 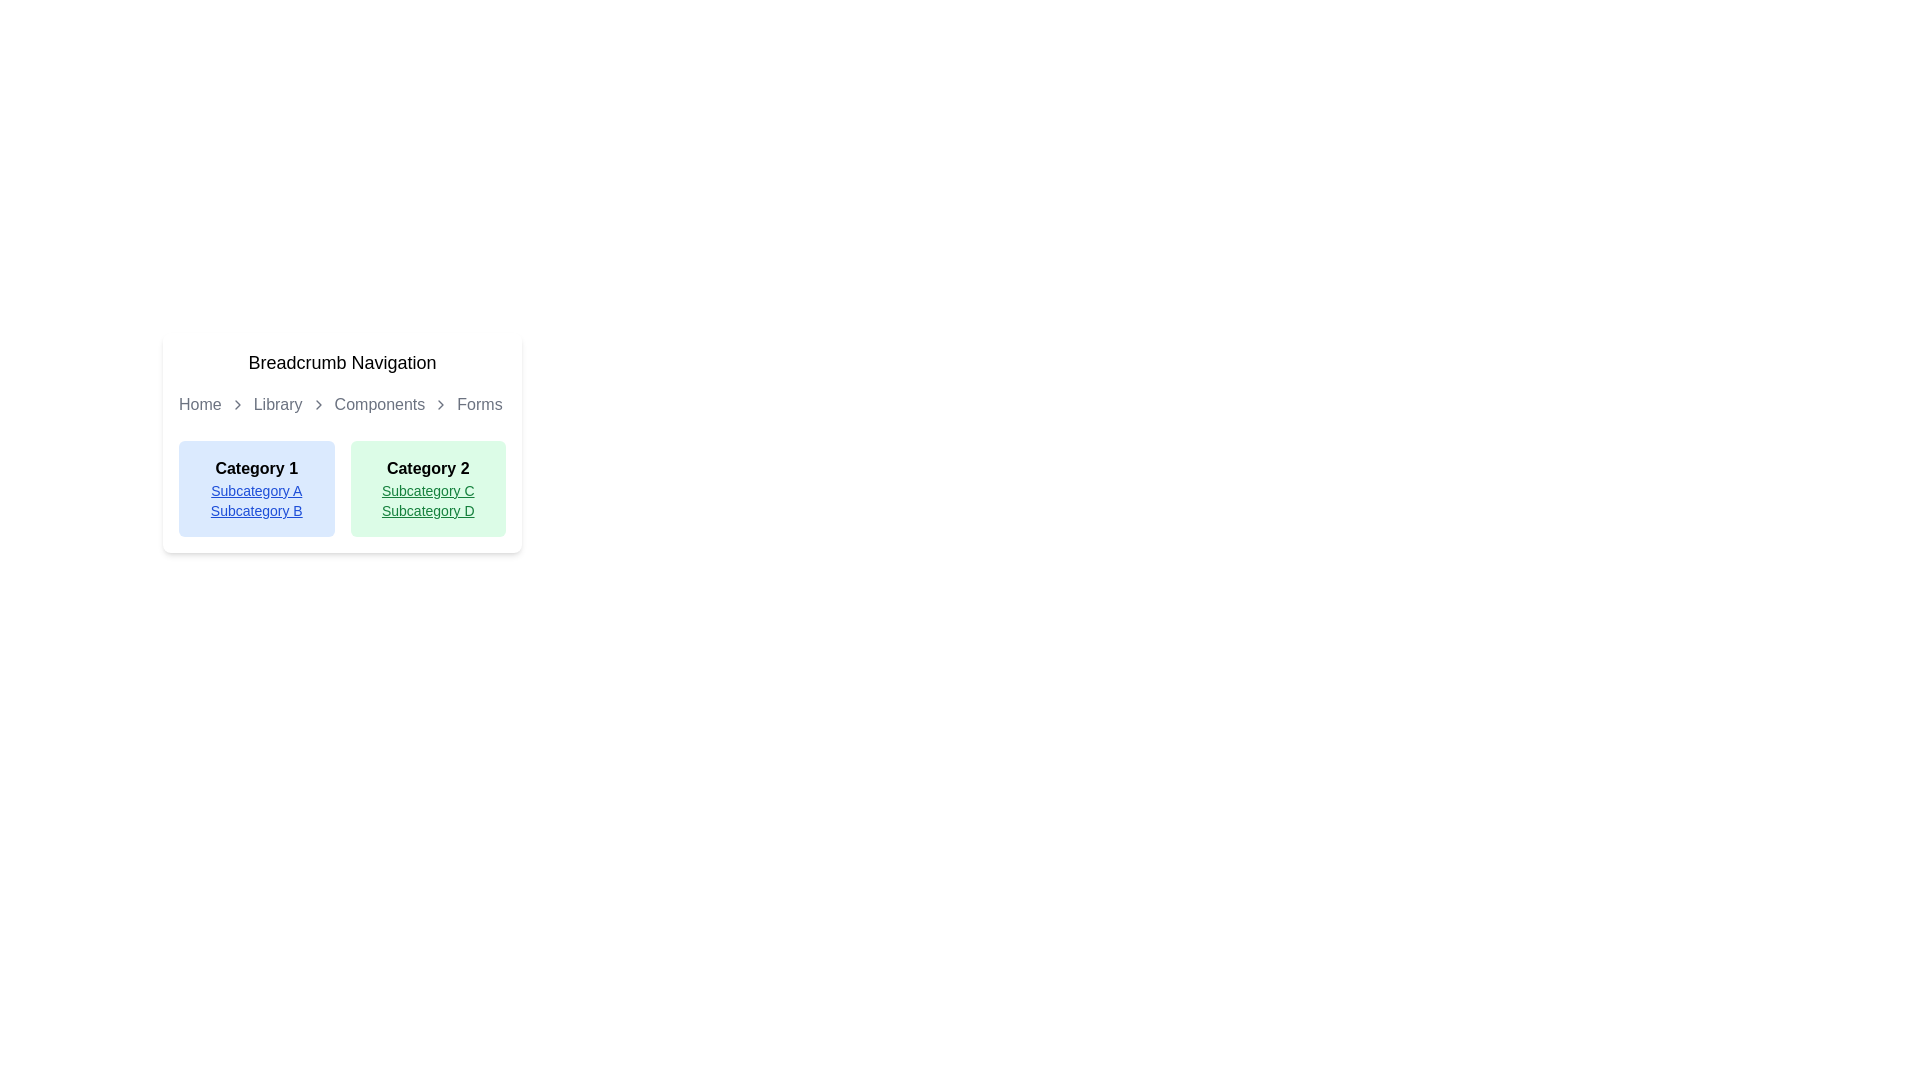 What do you see at coordinates (440, 405) in the screenshot?
I see `the chevron icon that separates 'Components' and 'Forms' in the breadcrumb navigation bar, which is the fourth chevron in the sequence` at bounding box center [440, 405].